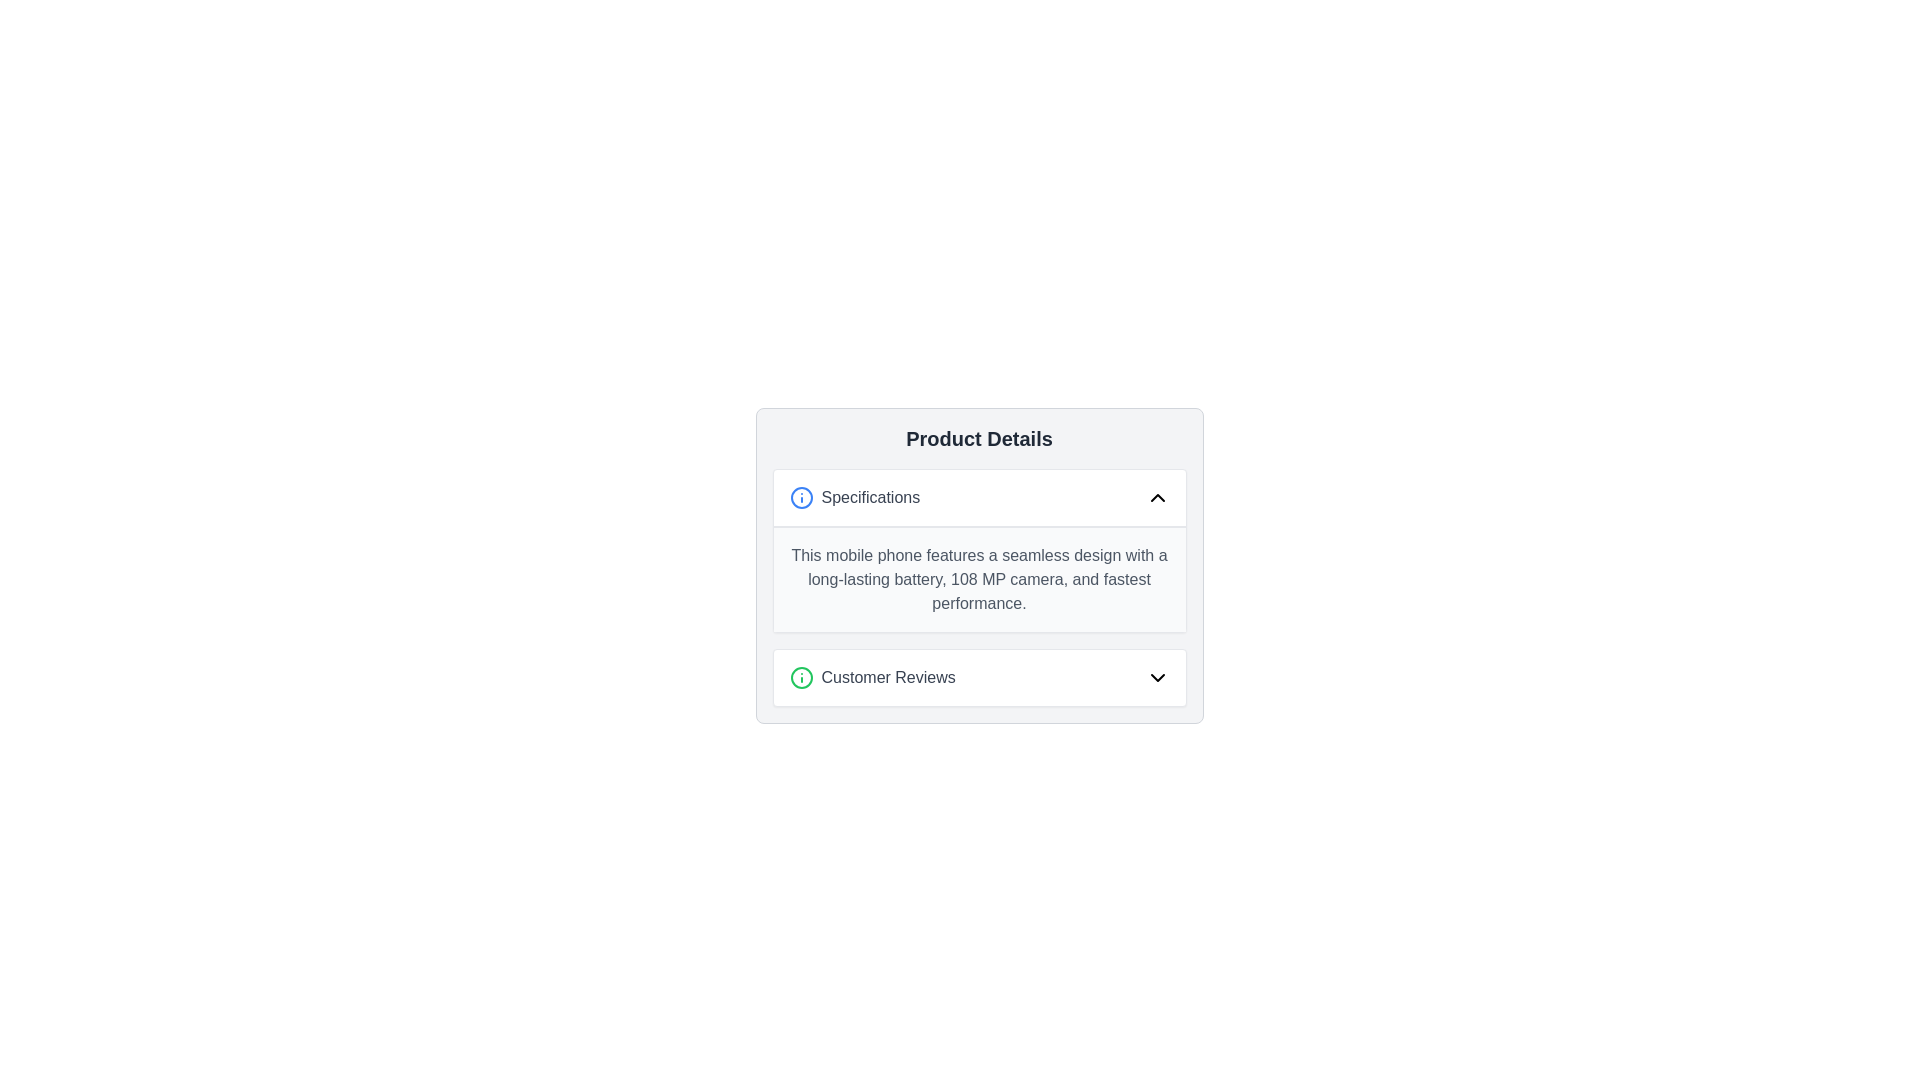 Image resolution: width=1920 pixels, height=1080 pixels. What do you see at coordinates (854, 496) in the screenshot?
I see `the 'Specifications' label which consists of a blue circular icon with an information symbol ('i') followed by the text 'Specifications' in gray-700 color, located in the first section of the 'Product Details' card` at bounding box center [854, 496].